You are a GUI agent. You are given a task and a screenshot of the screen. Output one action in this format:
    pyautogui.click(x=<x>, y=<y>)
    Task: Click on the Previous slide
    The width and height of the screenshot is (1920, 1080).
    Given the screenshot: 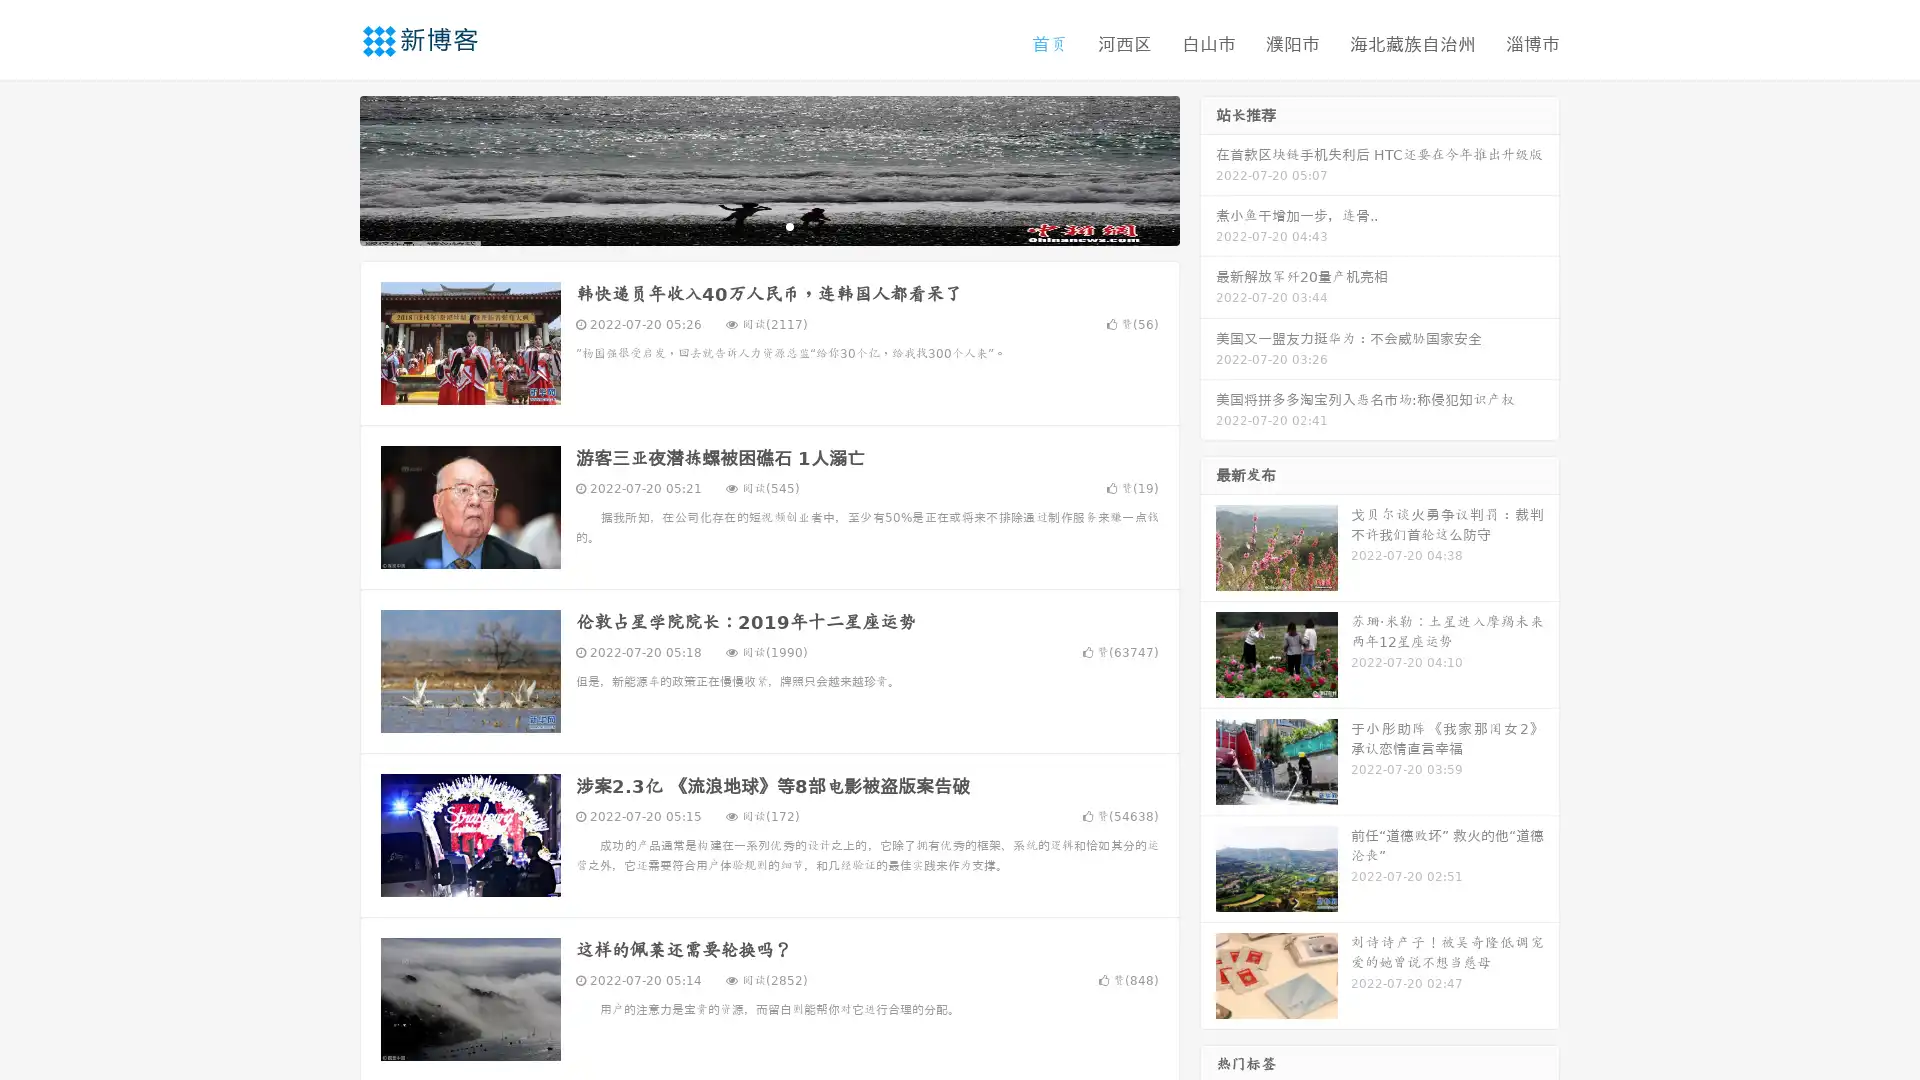 What is the action you would take?
    pyautogui.click(x=330, y=168)
    